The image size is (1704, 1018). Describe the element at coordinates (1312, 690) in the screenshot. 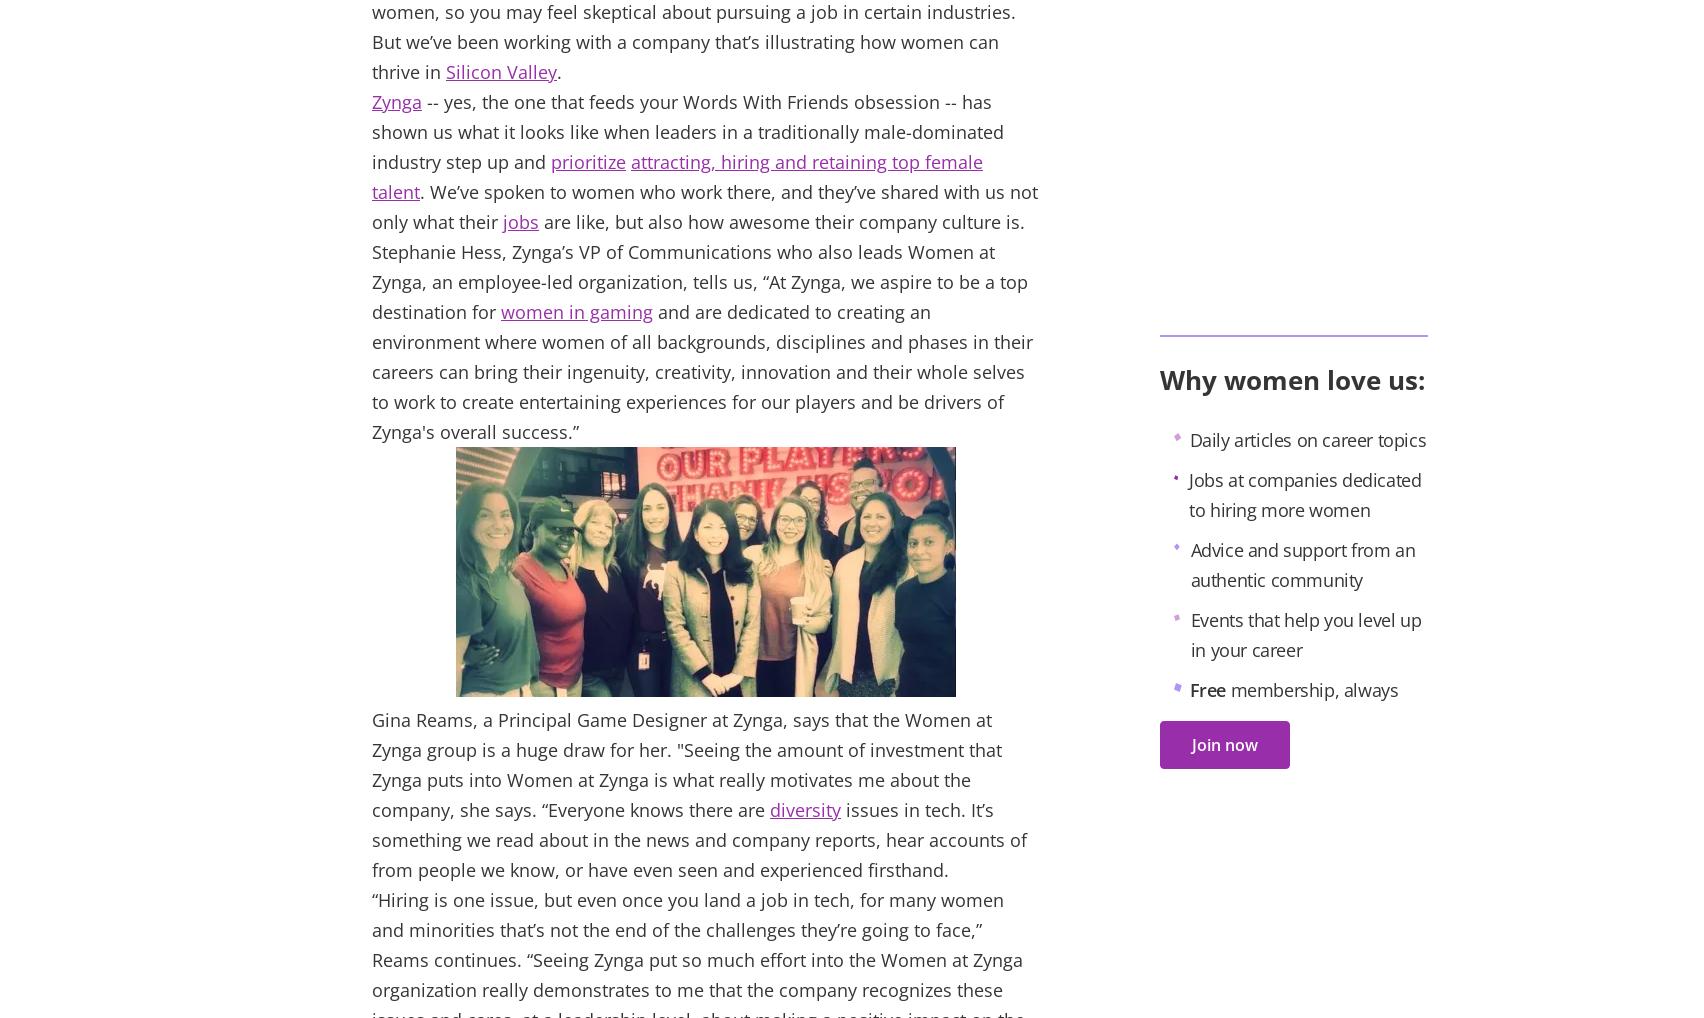

I see `'membership, always'` at that location.